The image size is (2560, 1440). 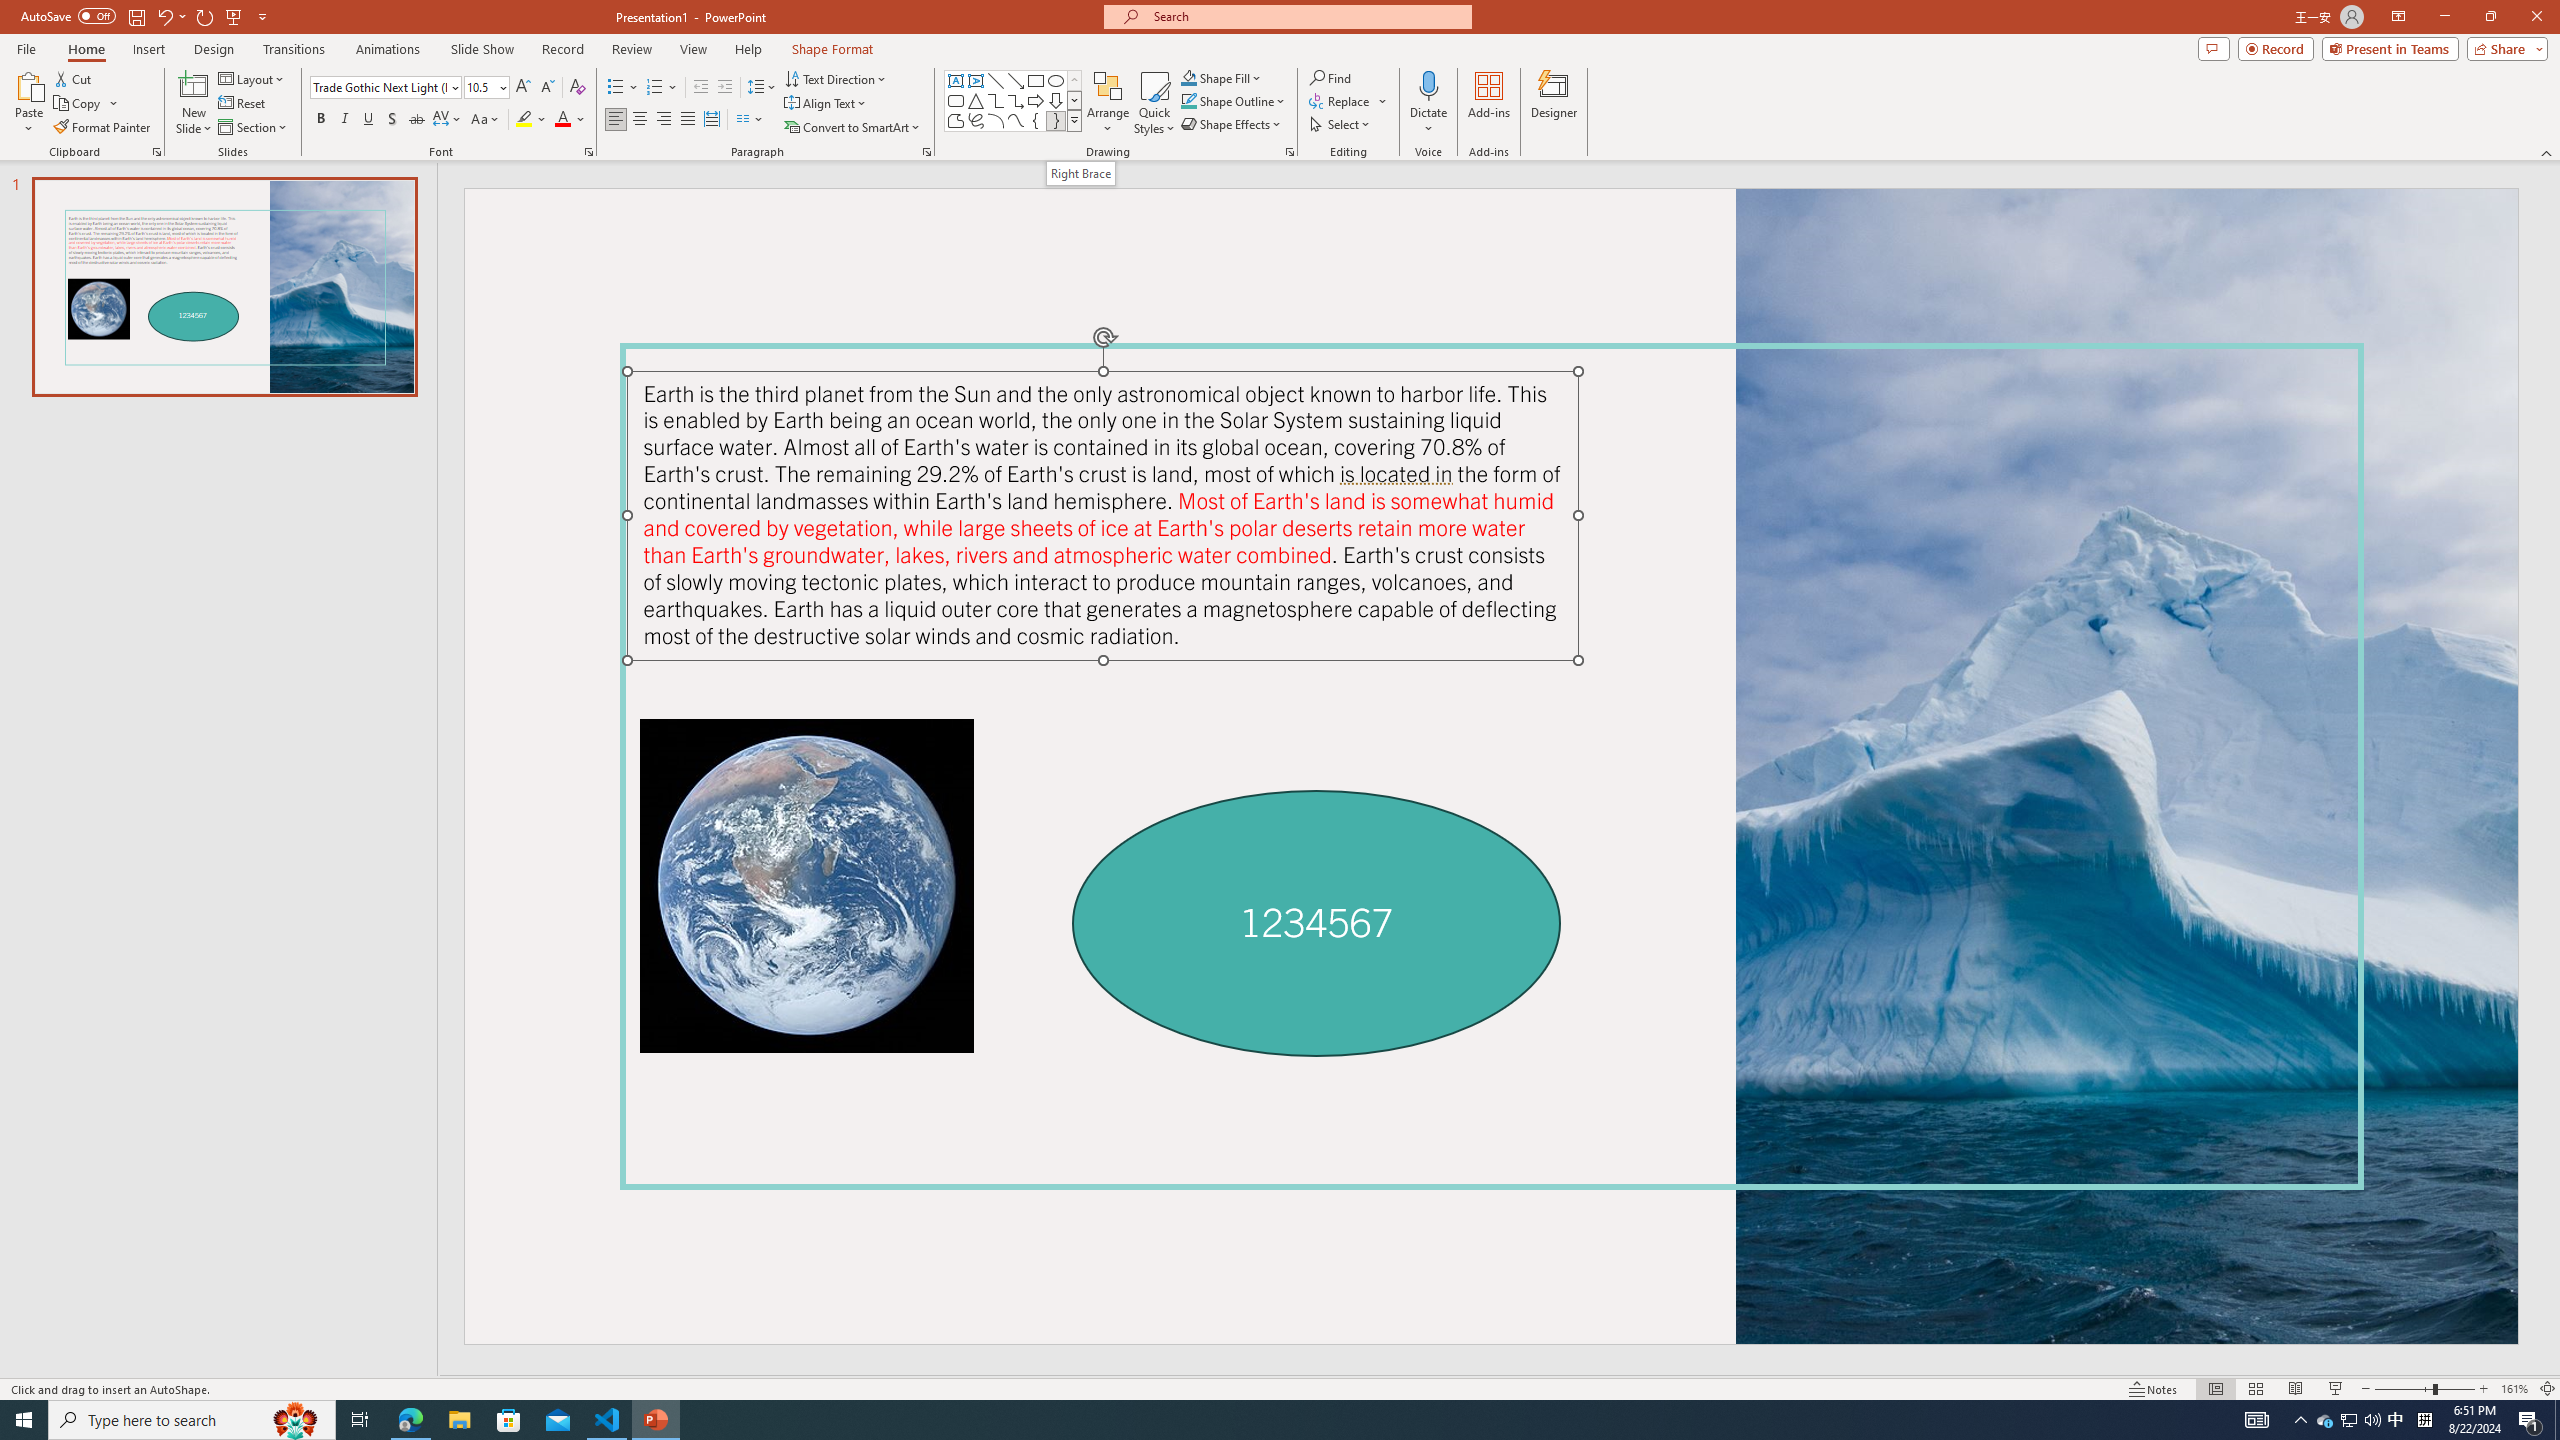 I want to click on 'Shape Effects', so click(x=1231, y=122).